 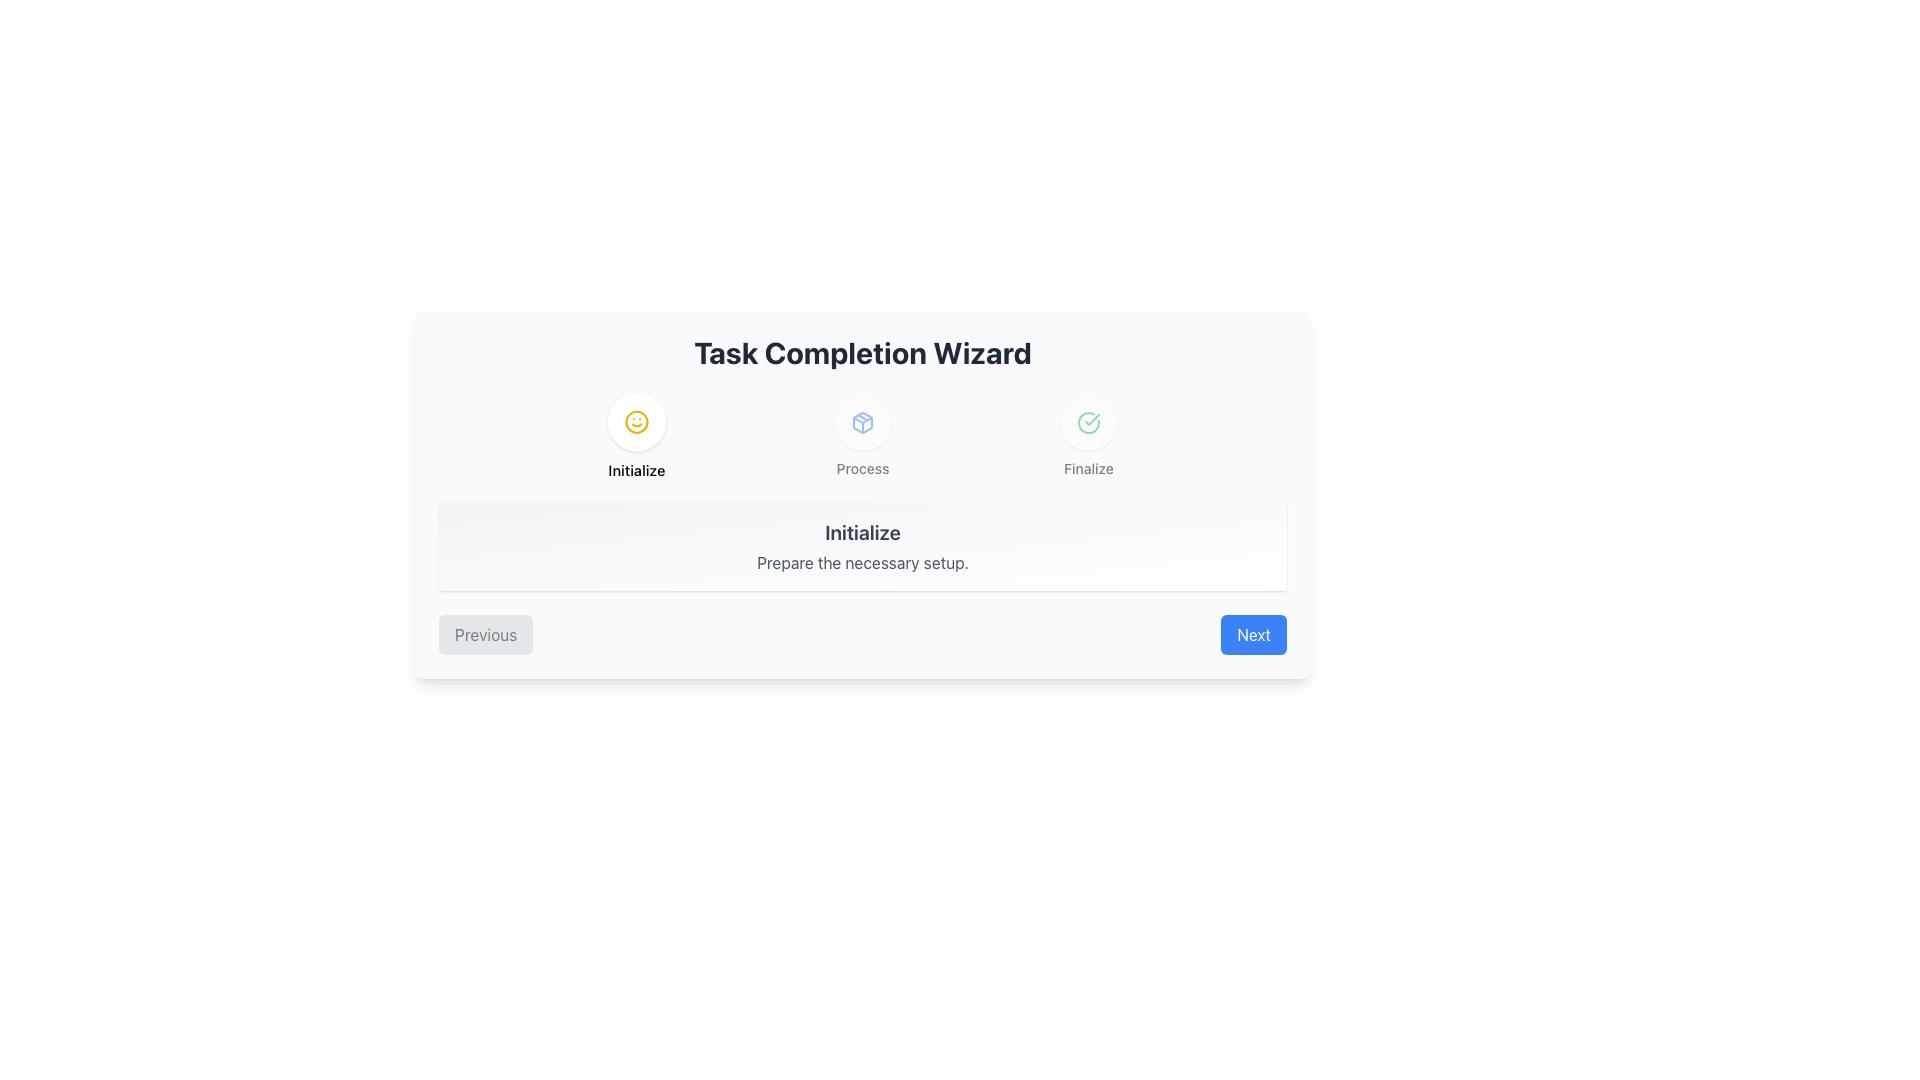 What do you see at coordinates (1088, 469) in the screenshot?
I see `the 'Finalize' text label, which indicates the completion of the last step in the wizard, located under a circular green checkmark icon` at bounding box center [1088, 469].